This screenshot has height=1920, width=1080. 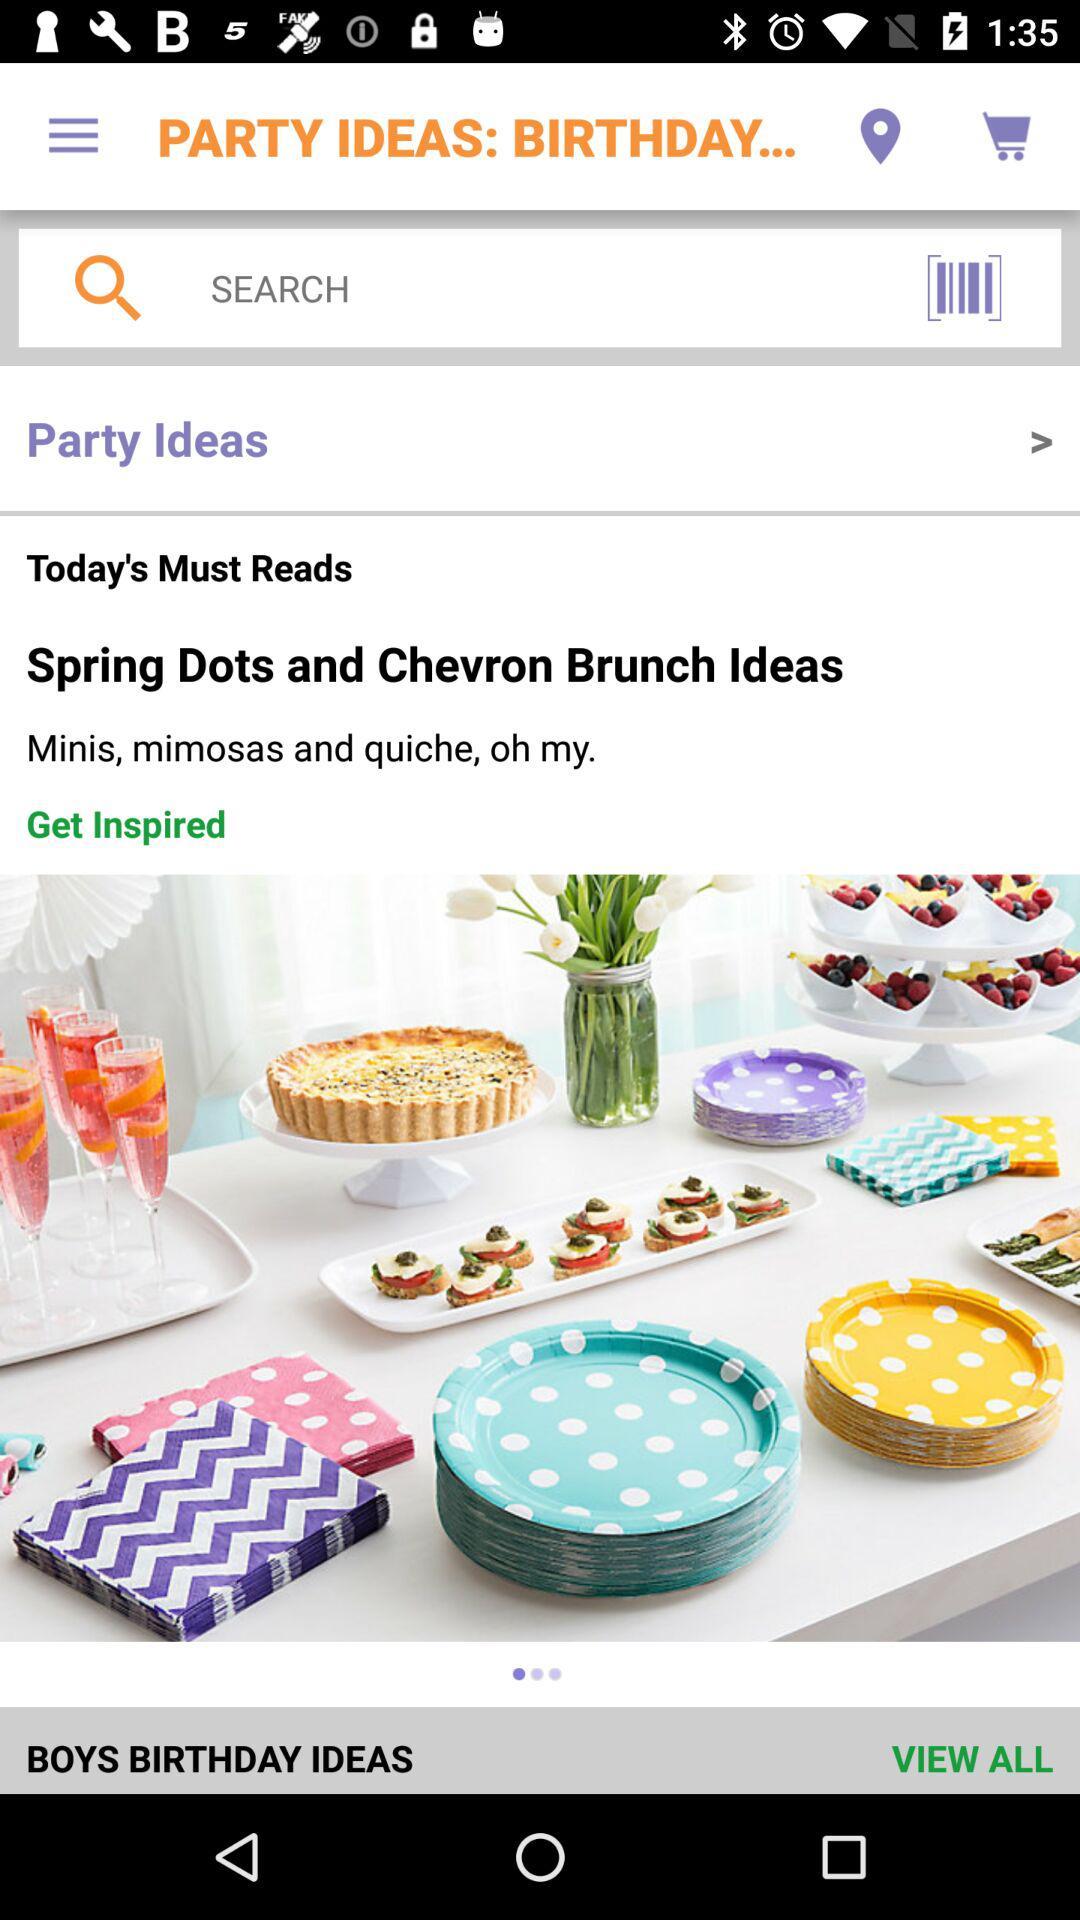 What do you see at coordinates (126, 823) in the screenshot?
I see `the get inspired icon` at bounding box center [126, 823].